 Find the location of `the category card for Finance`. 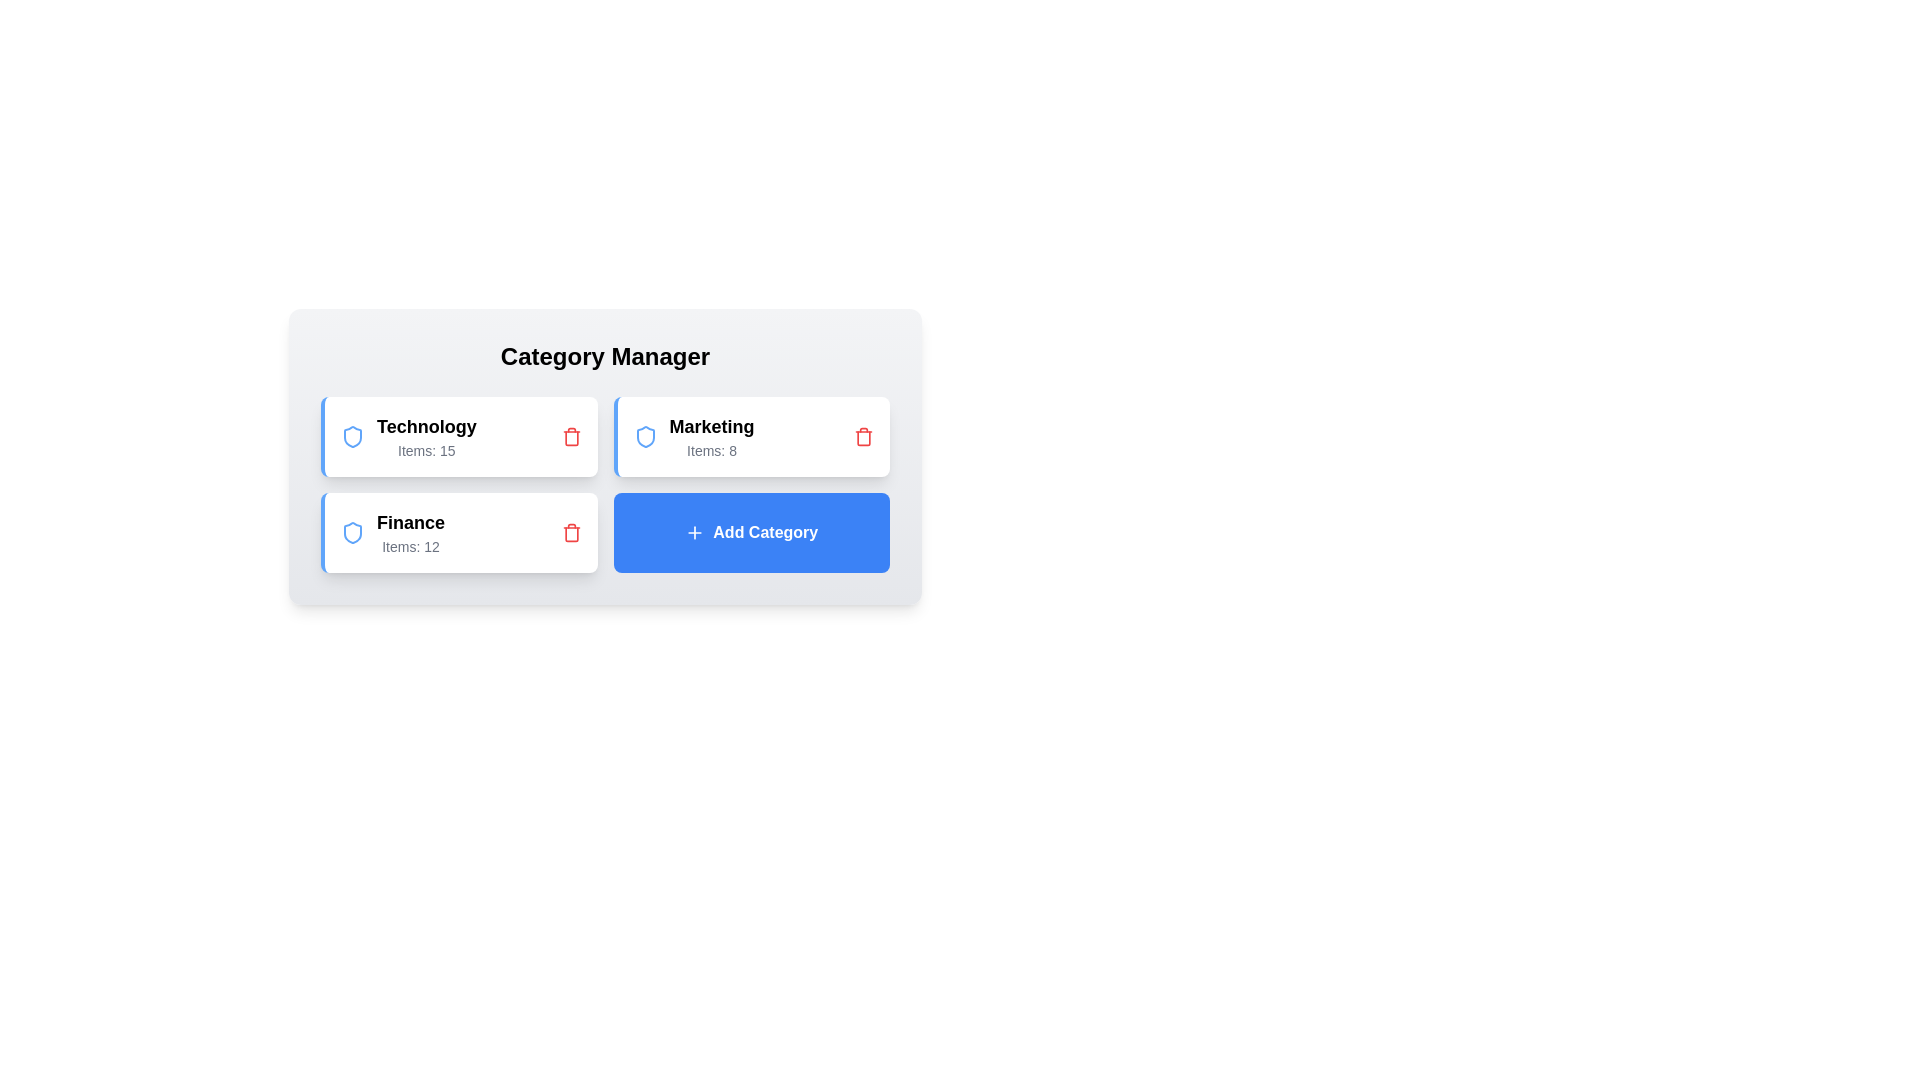

the category card for Finance is located at coordinates (458, 531).